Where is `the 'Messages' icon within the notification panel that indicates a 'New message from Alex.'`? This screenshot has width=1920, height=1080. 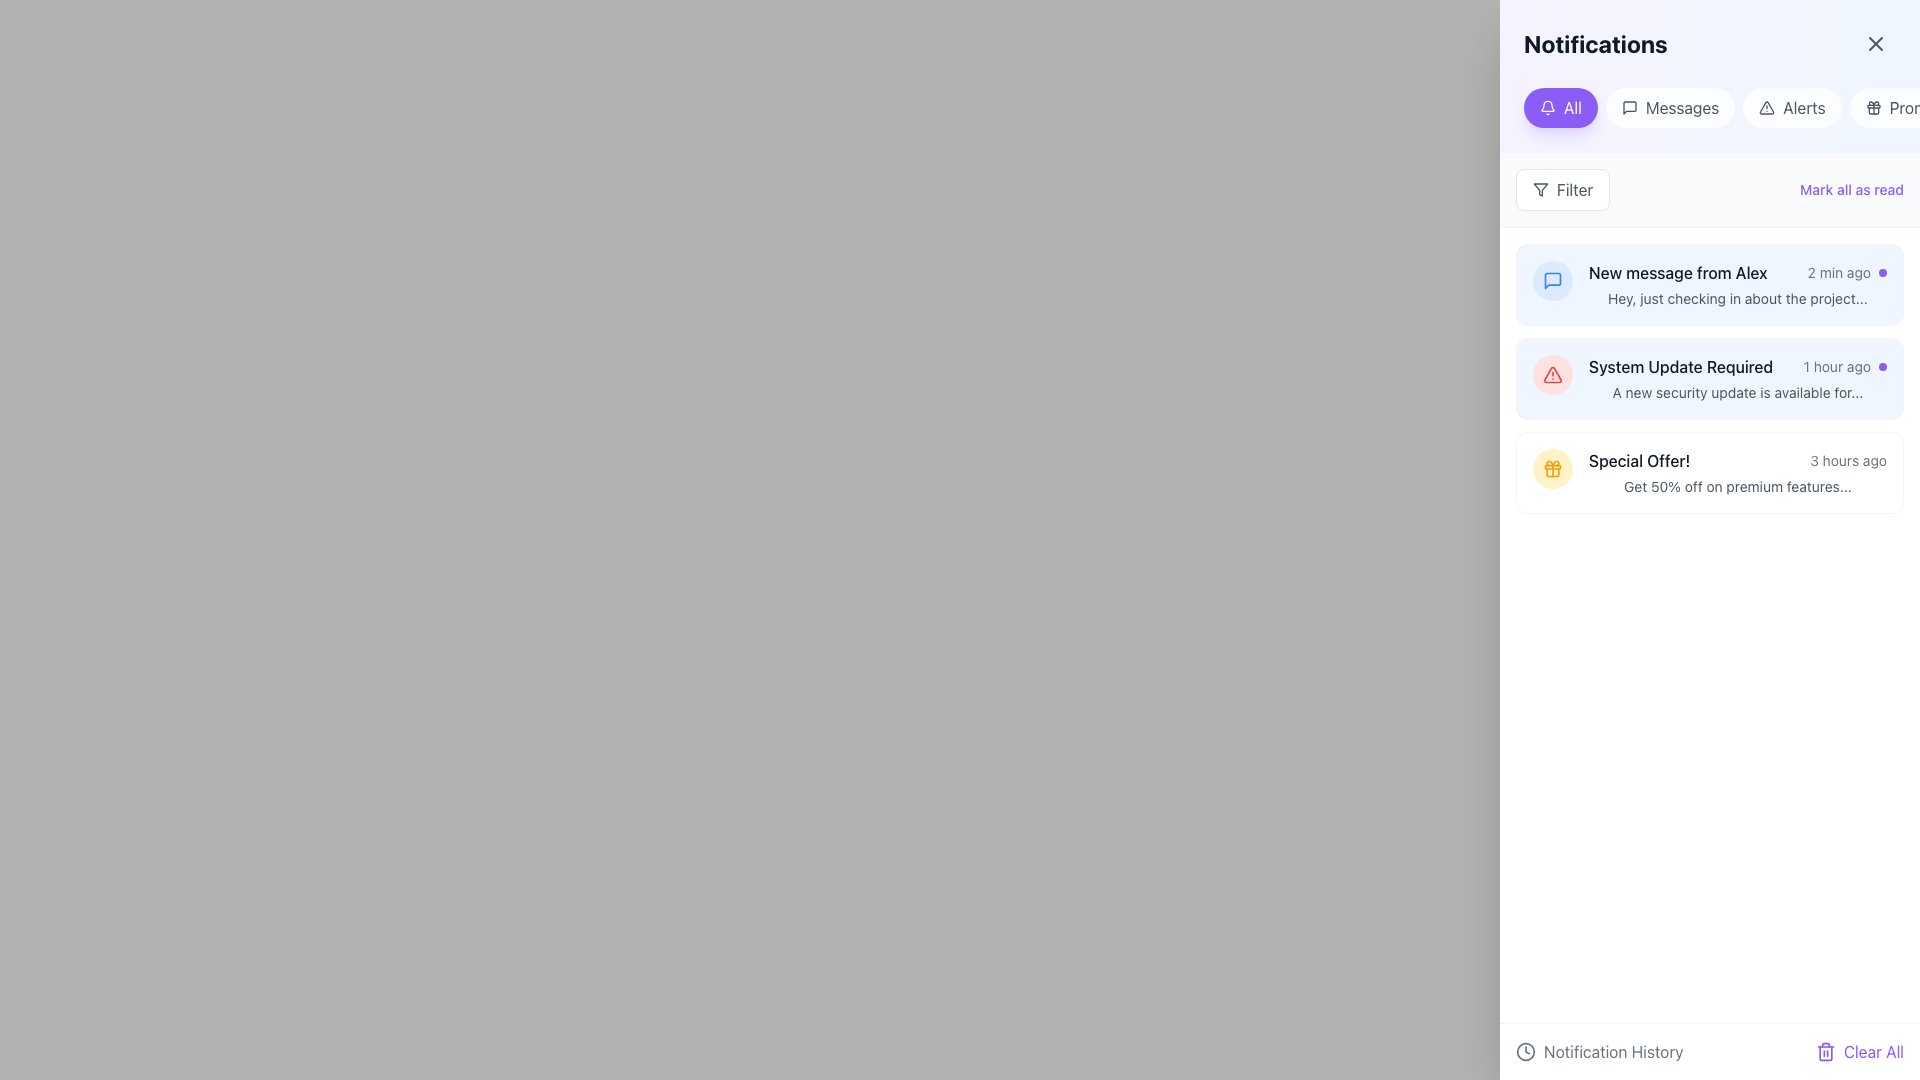
the 'Messages' icon within the notification panel that indicates a 'New message from Alex.' is located at coordinates (1552, 281).